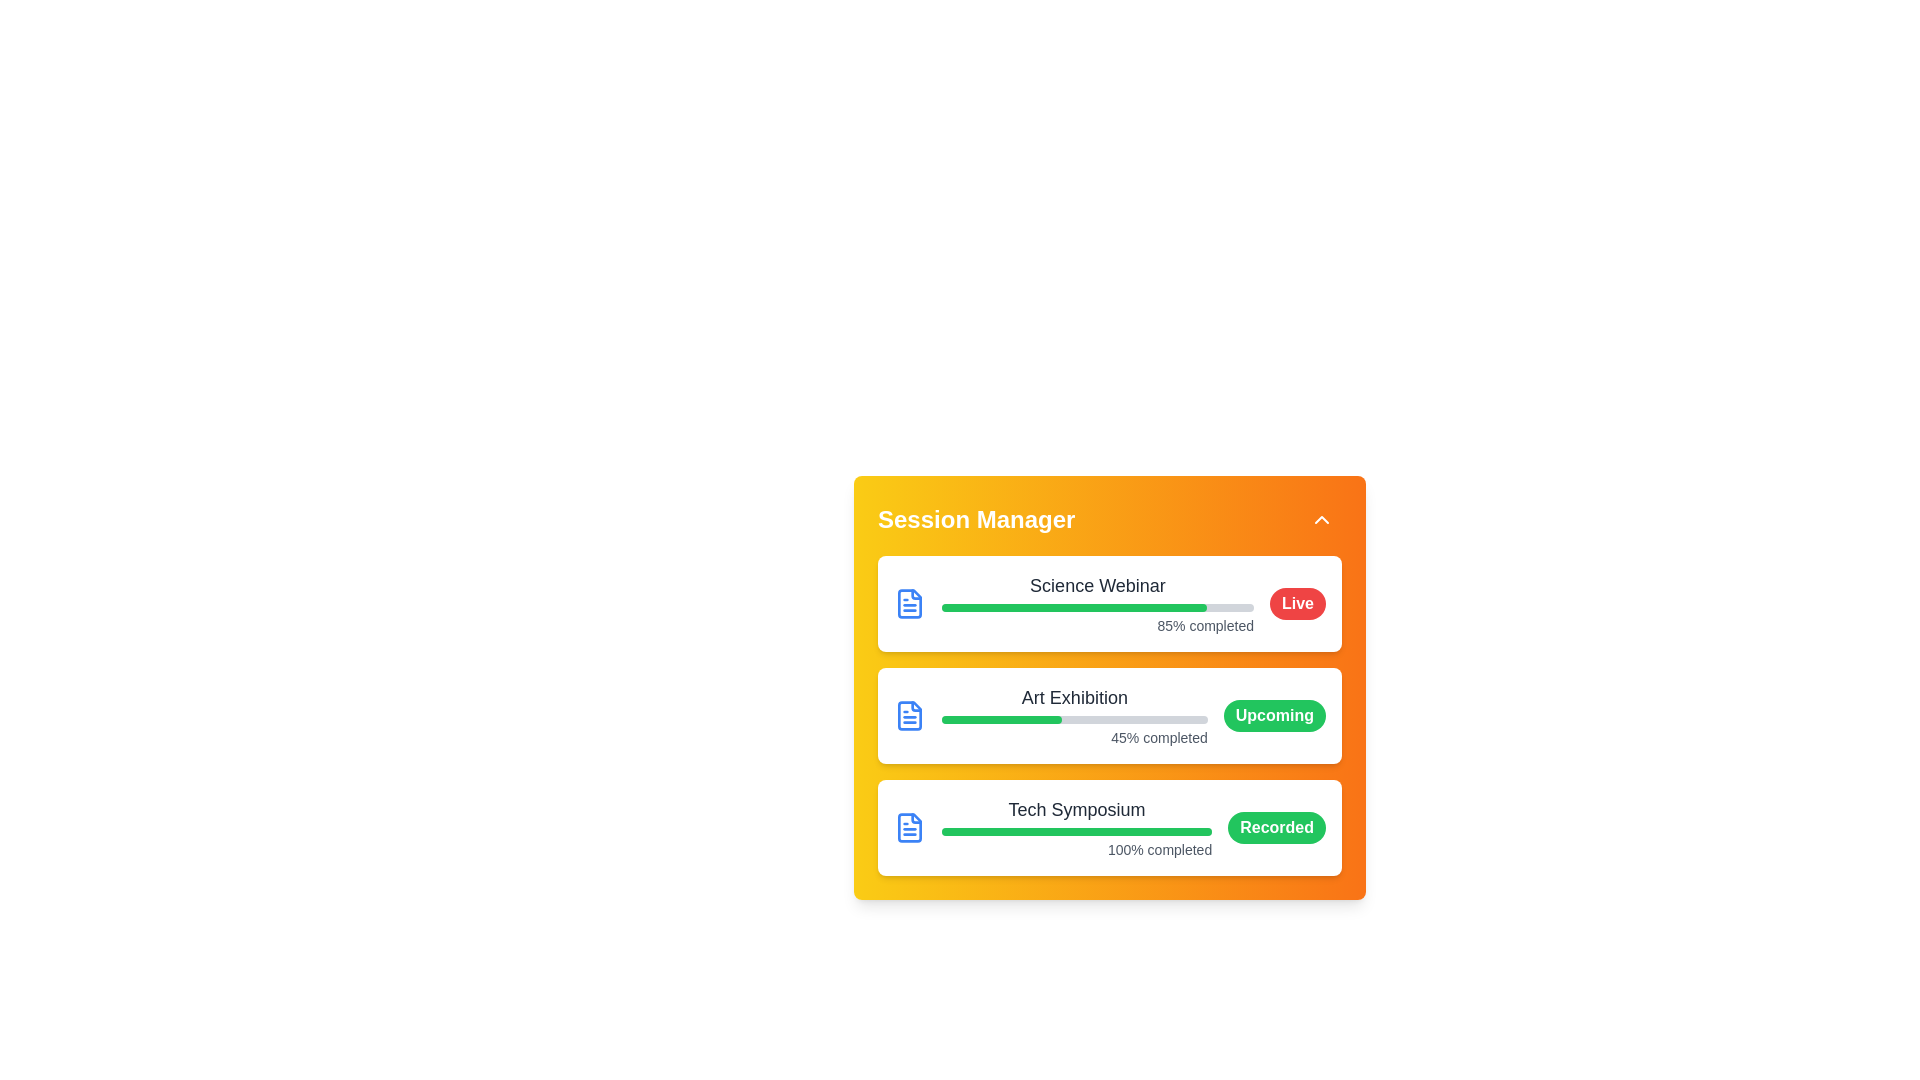  Describe the element at coordinates (909, 715) in the screenshot. I see `the 'Art Exhibition' icon, which serves as a visual identifier for the entry and is located to the left of the text label 'Art Exhibition'` at that location.